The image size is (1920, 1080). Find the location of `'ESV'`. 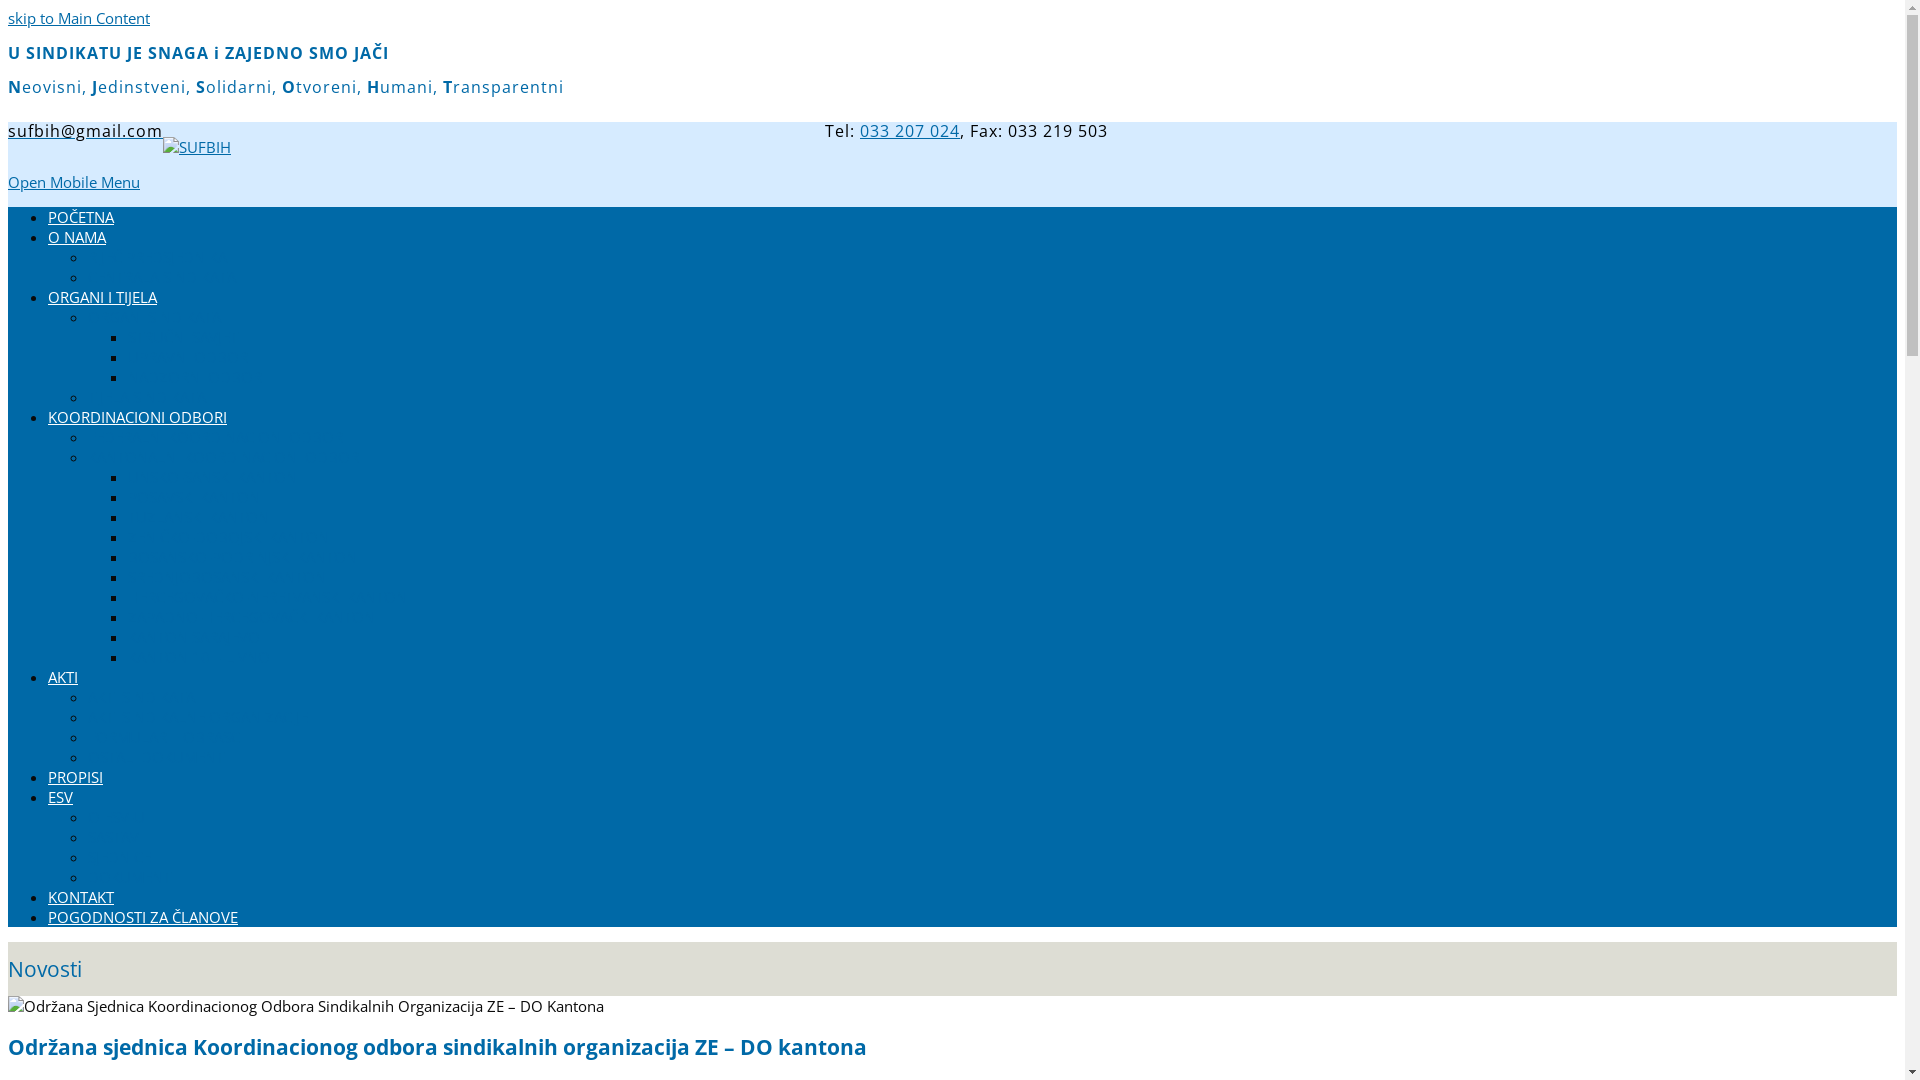

'ESV' is located at coordinates (60, 796).